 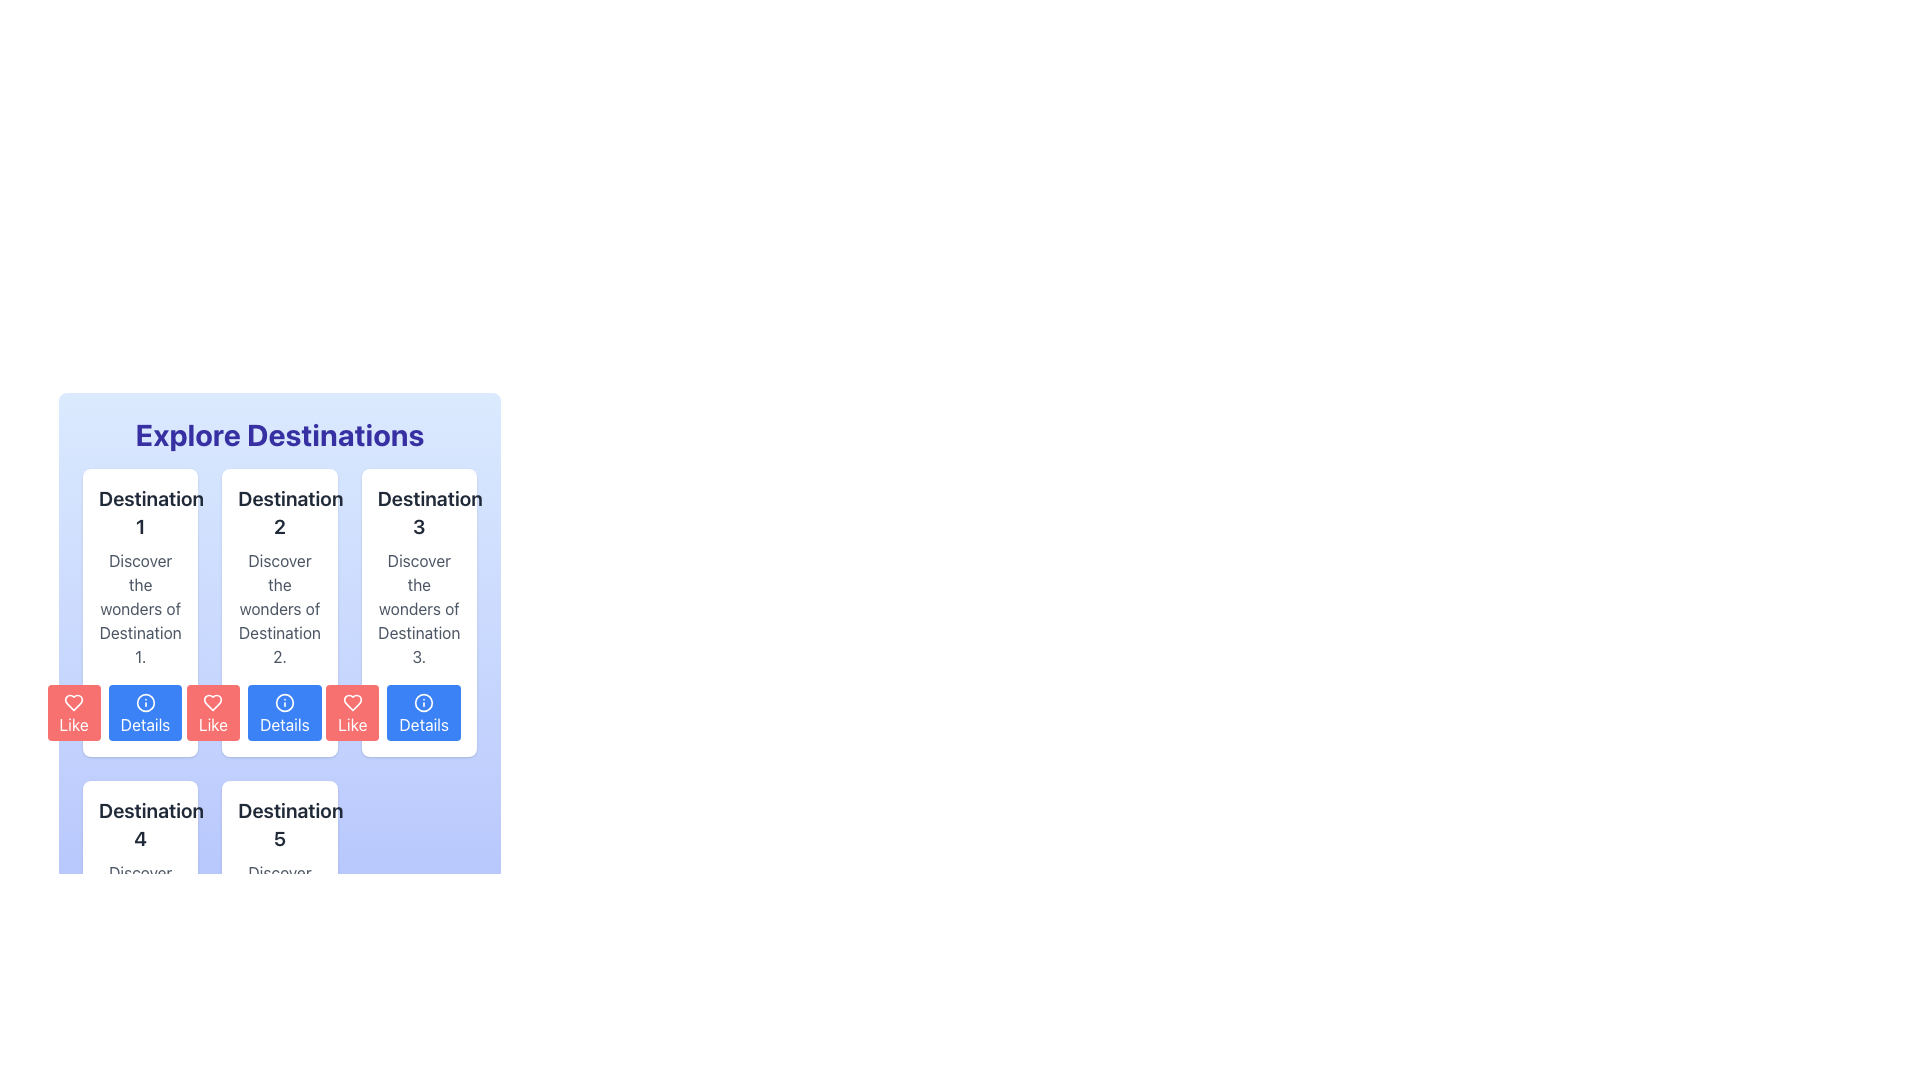 I want to click on the heart-shaped UI icon representing the 'Like' button under the 'Destination 3' card in the 'Explore Destinations' section, so click(x=352, y=701).